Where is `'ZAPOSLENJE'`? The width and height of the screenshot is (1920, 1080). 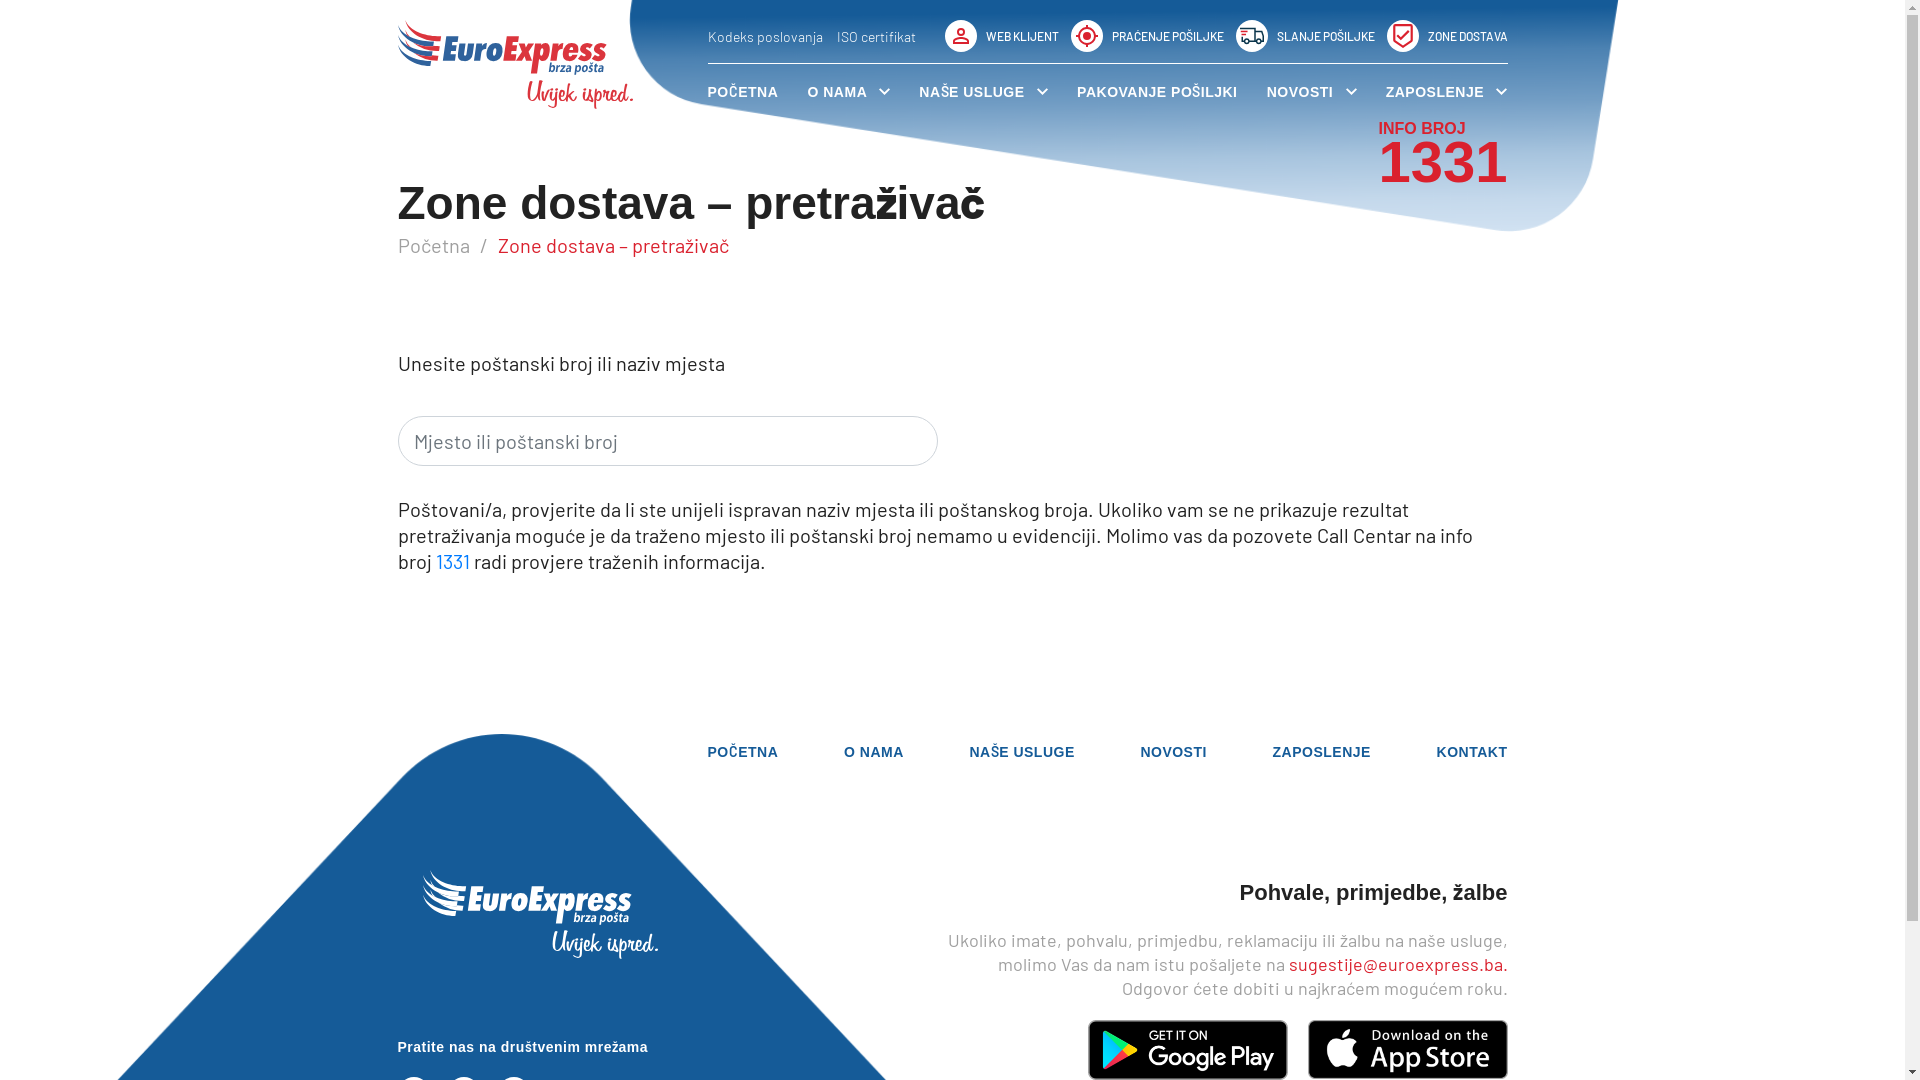
'ZAPOSLENJE' is located at coordinates (1446, 92).